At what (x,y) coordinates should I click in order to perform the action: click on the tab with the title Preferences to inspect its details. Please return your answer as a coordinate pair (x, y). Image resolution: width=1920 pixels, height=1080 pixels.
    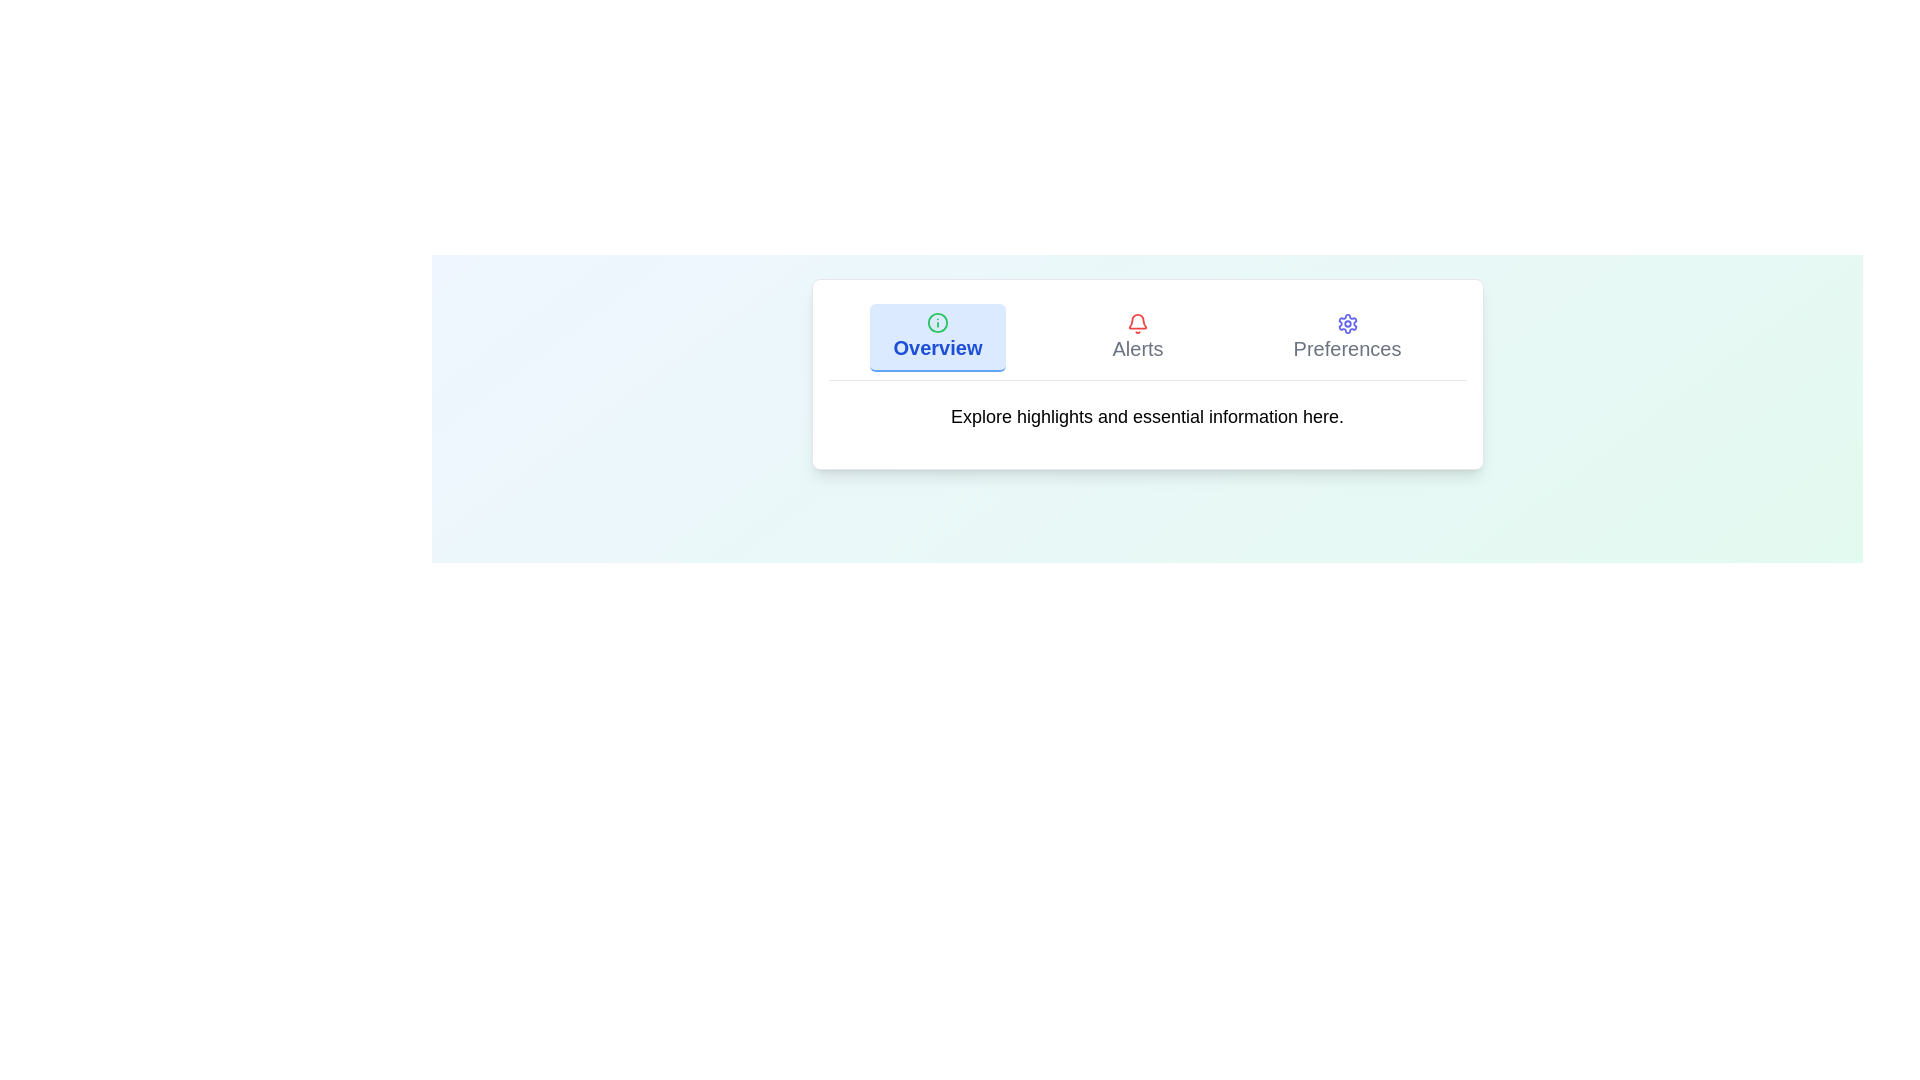
    Looking at the image, I should click on (1347, 337).